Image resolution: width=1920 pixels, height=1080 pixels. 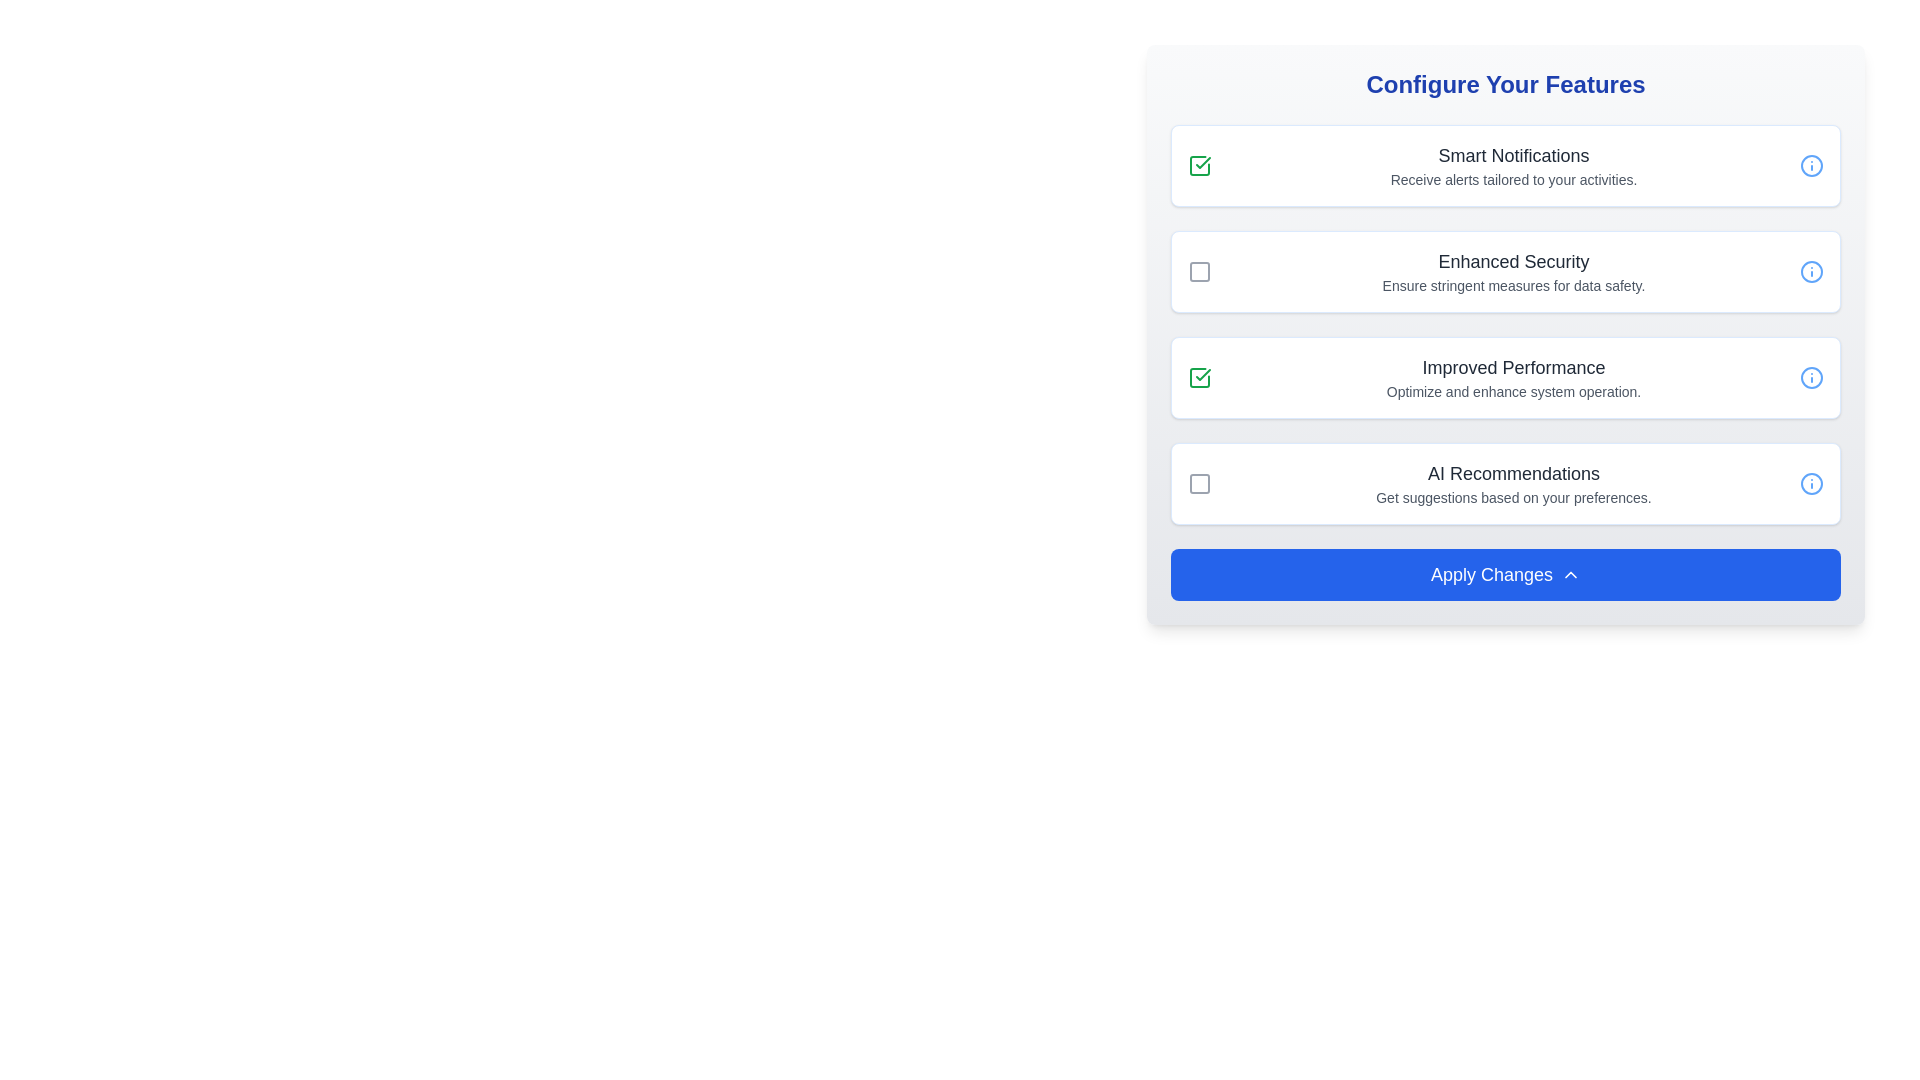 I want to click on the Square indicator styled as a light gray rectangle with rounded edges, located in the bottom row of the vertical list under 'AI Recommendations', so click(x=1200, y=483).